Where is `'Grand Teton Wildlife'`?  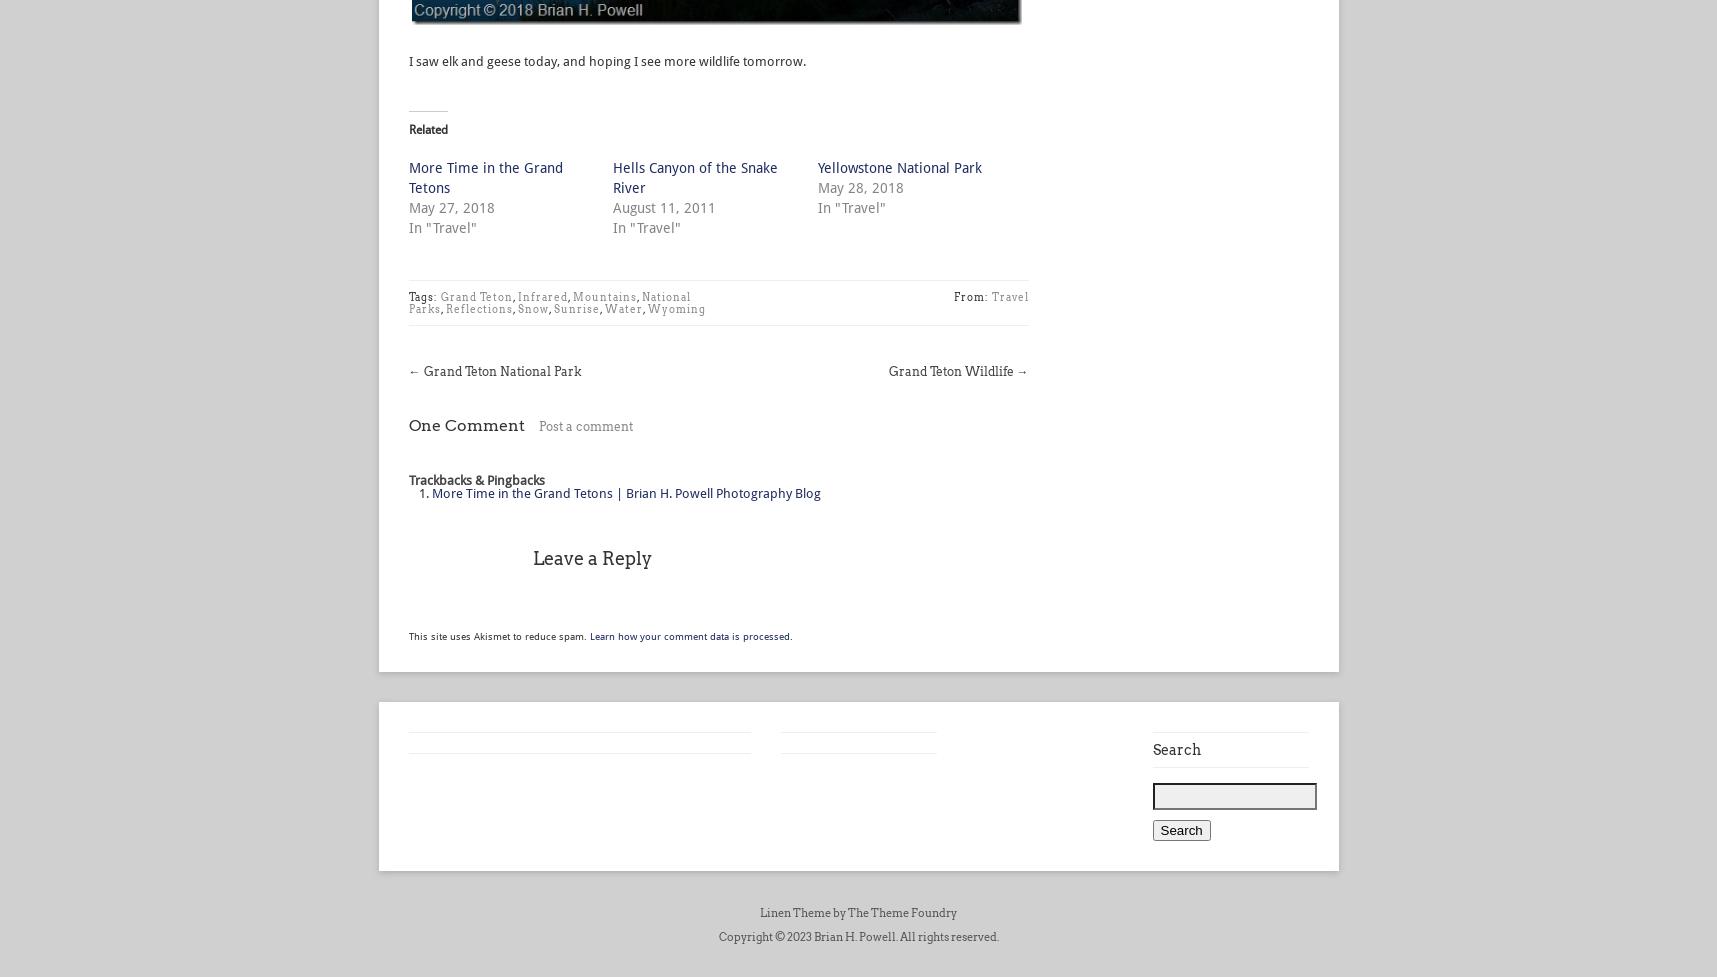
'Grand Teton Wildlife' is located at coordinates (950, 371).